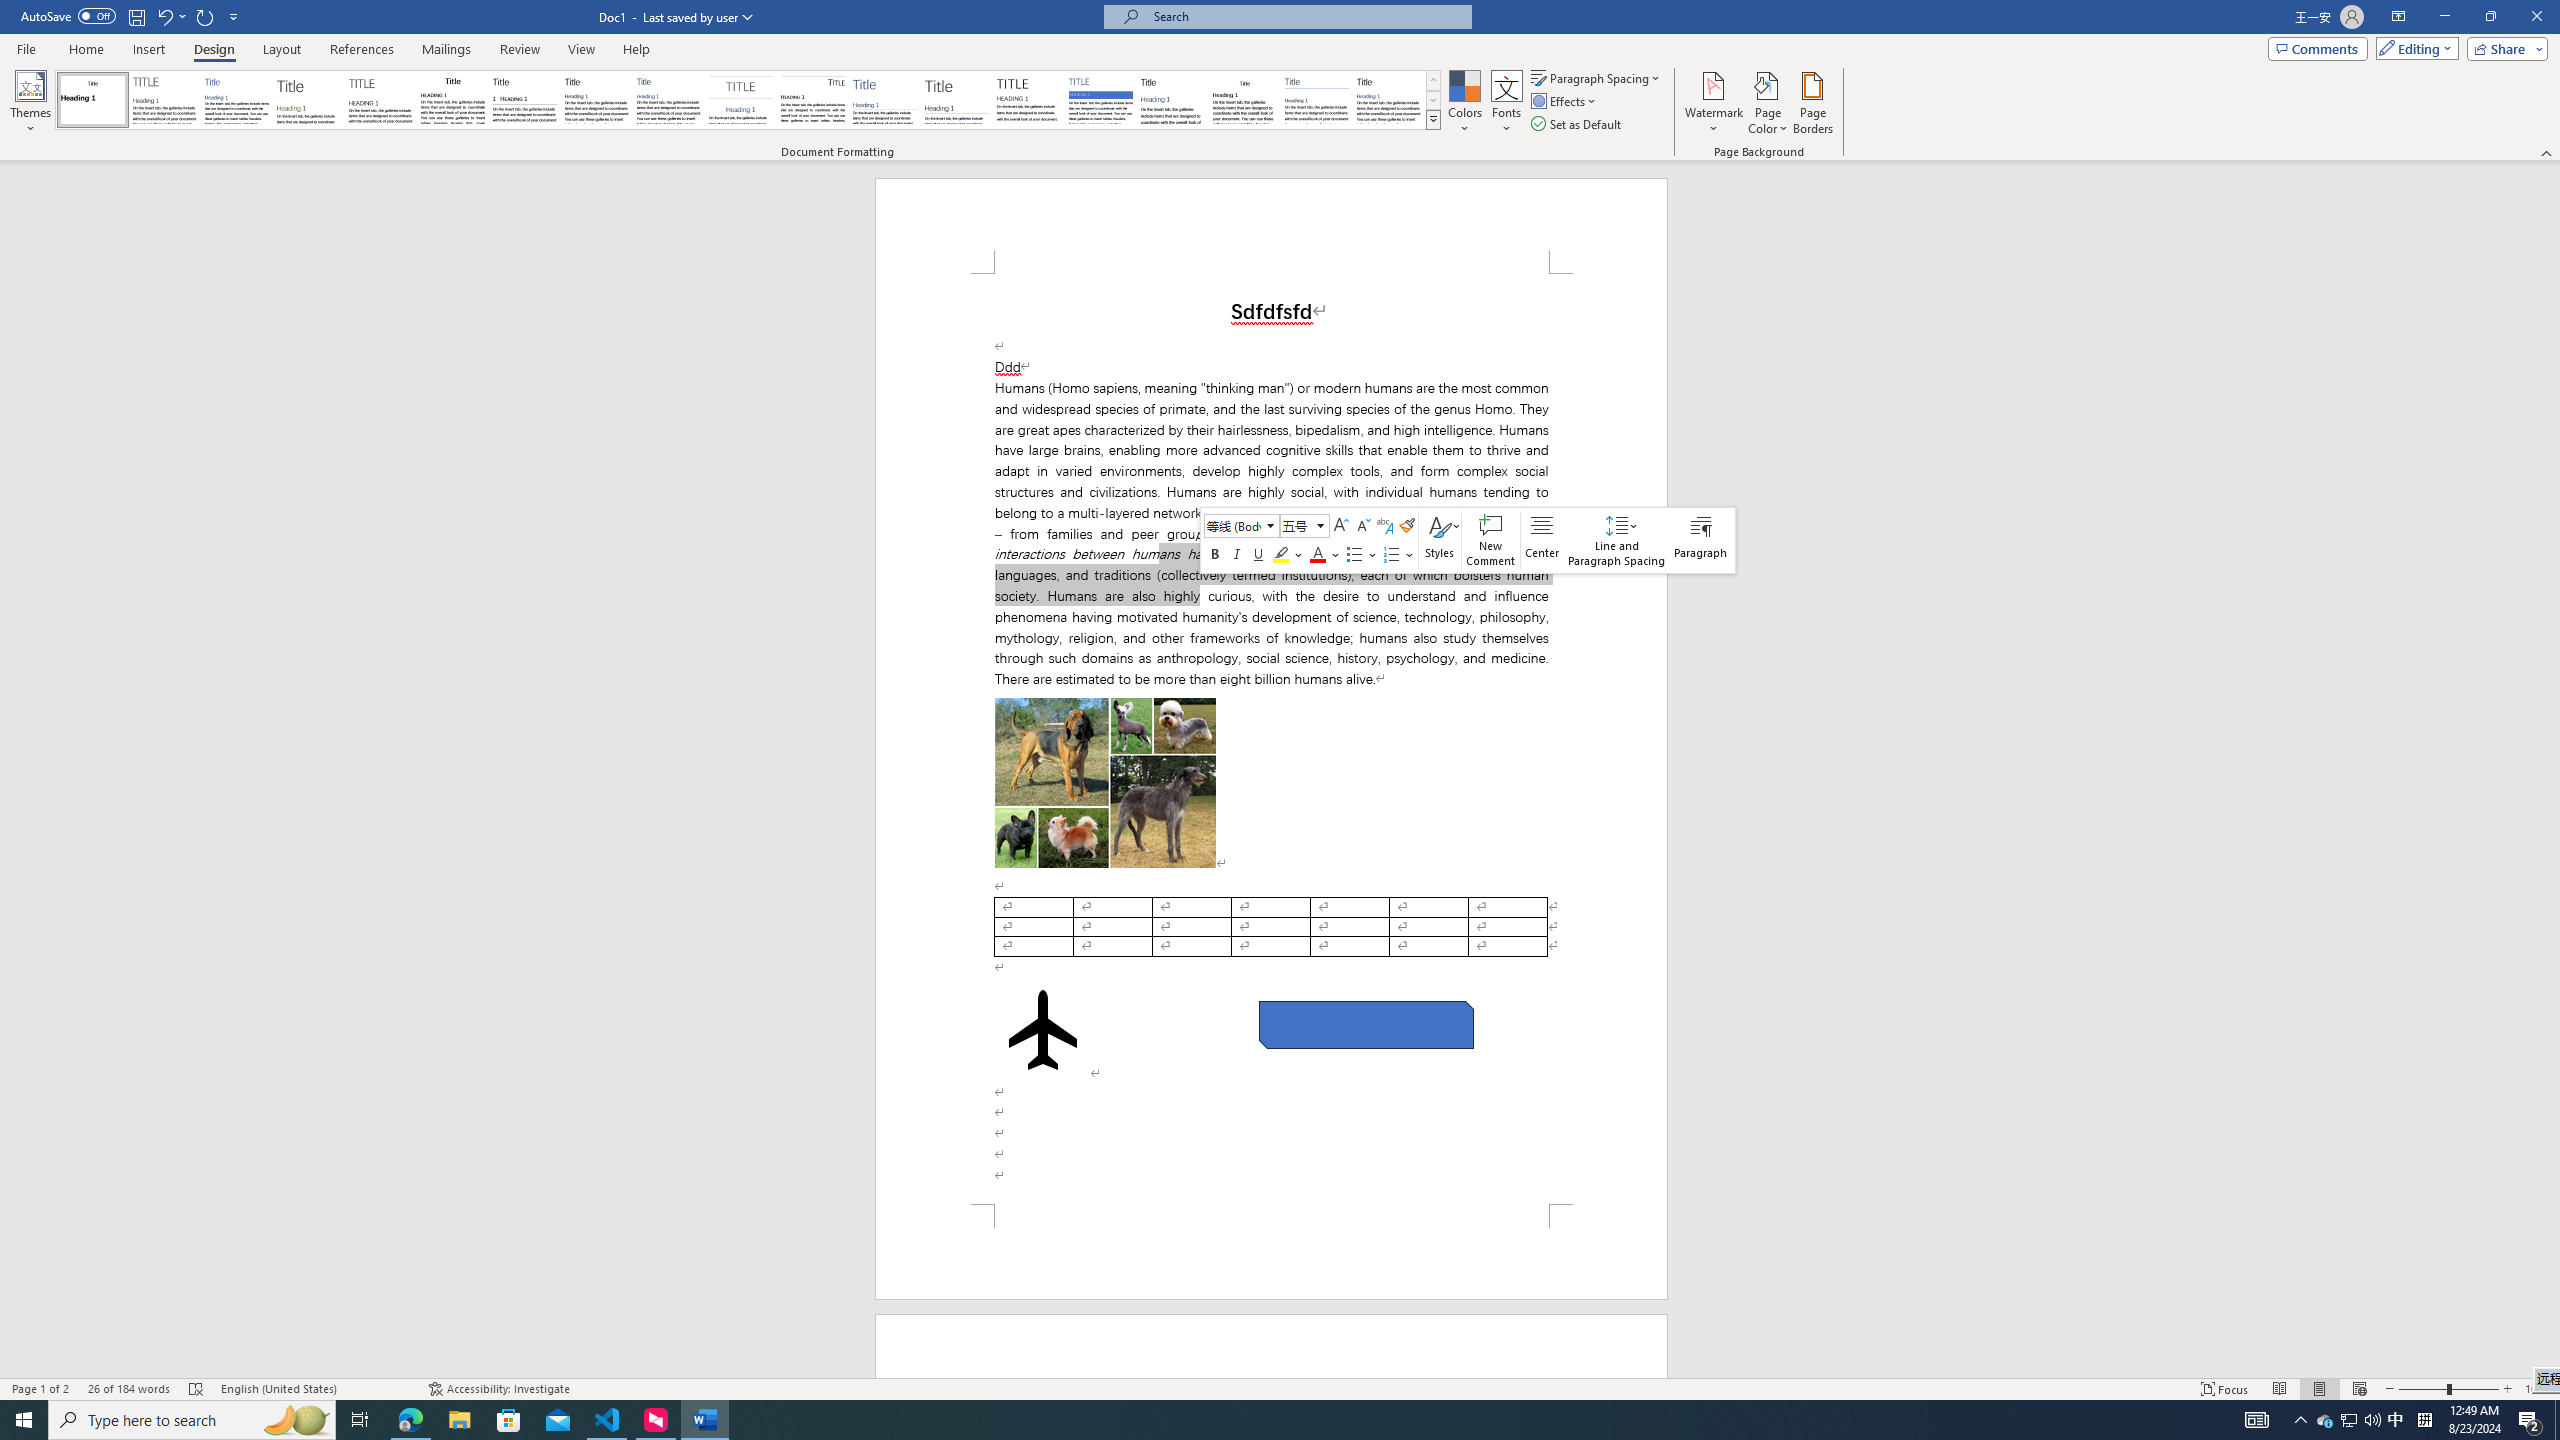 The width and height of the screenshot is (2560, 1440). Describe the element at coordinates (1491, 540) in the screenshot. I see `'New Comment'` at that location.